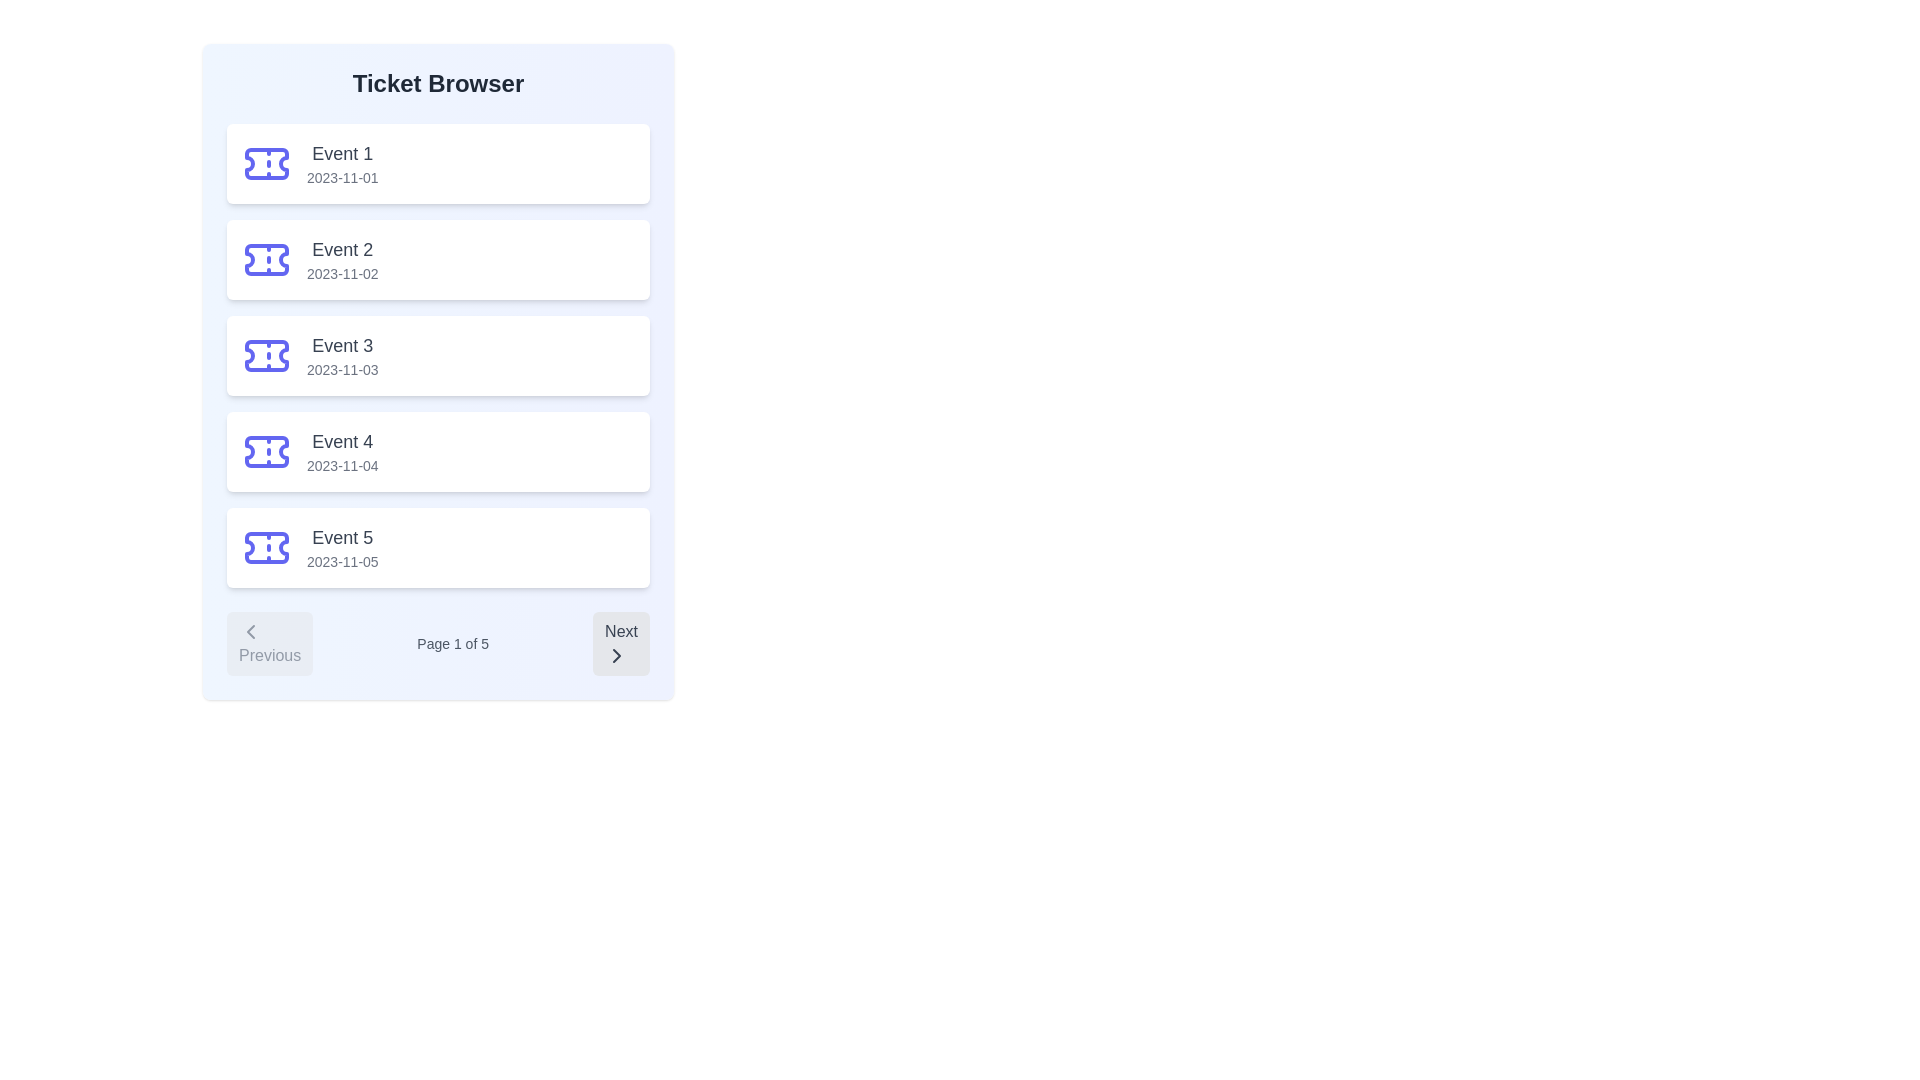  Describe the element at coordinates (342, 153) in the screenshot. I see `the text label displaying 'Event 1', which is located within the topmost card of the 'Ticket Browser' section, directly above the date '2023-11-01'` at that location.